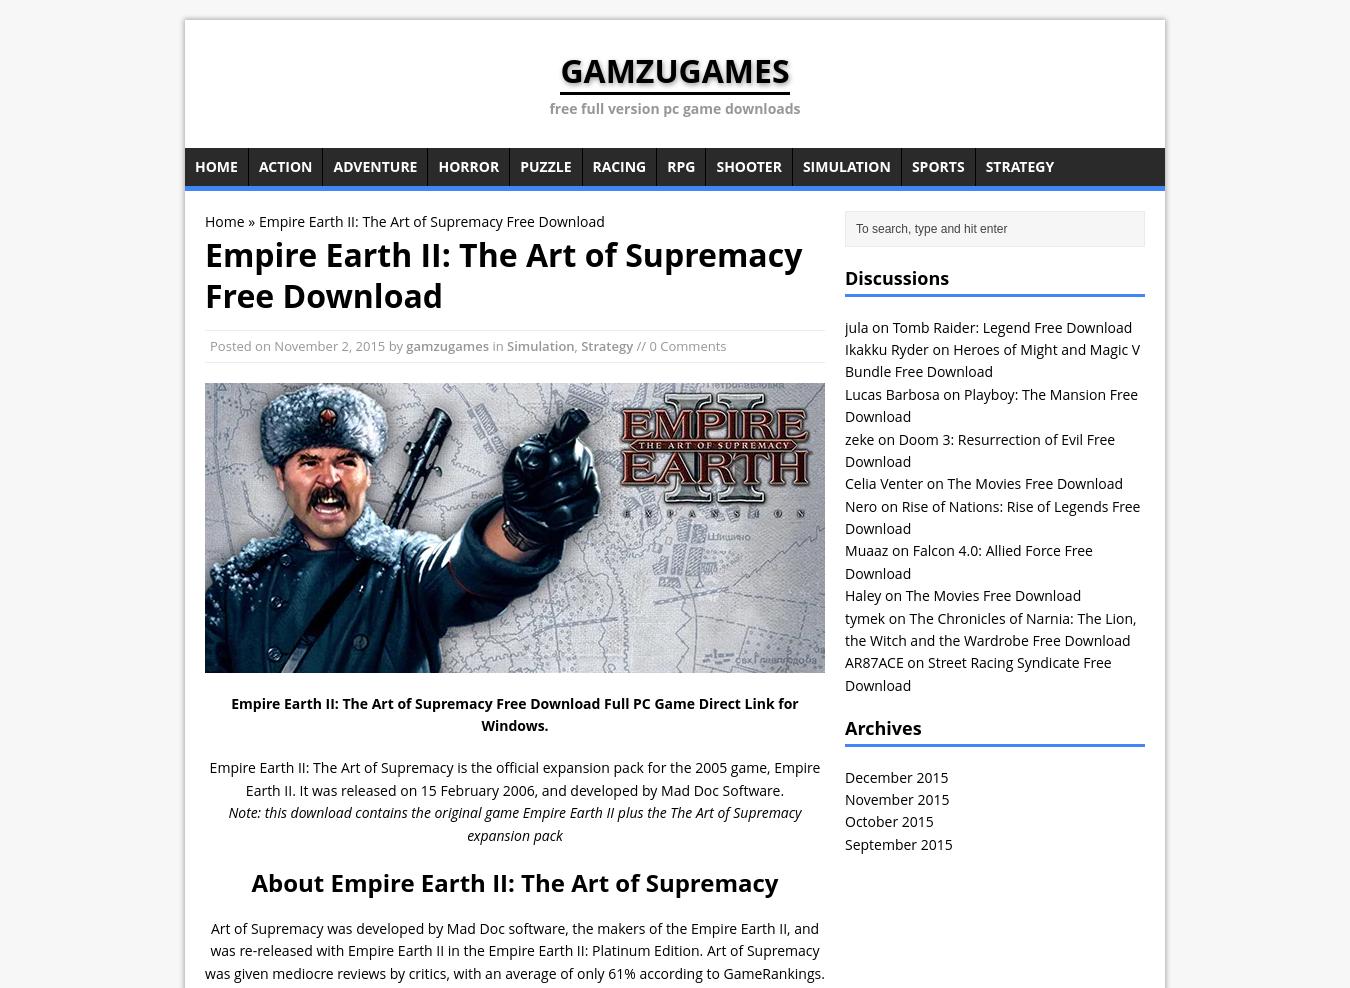 The height and width of the screenshot is (988, 1350). I want to click on 'Archives', so click(883, 727).